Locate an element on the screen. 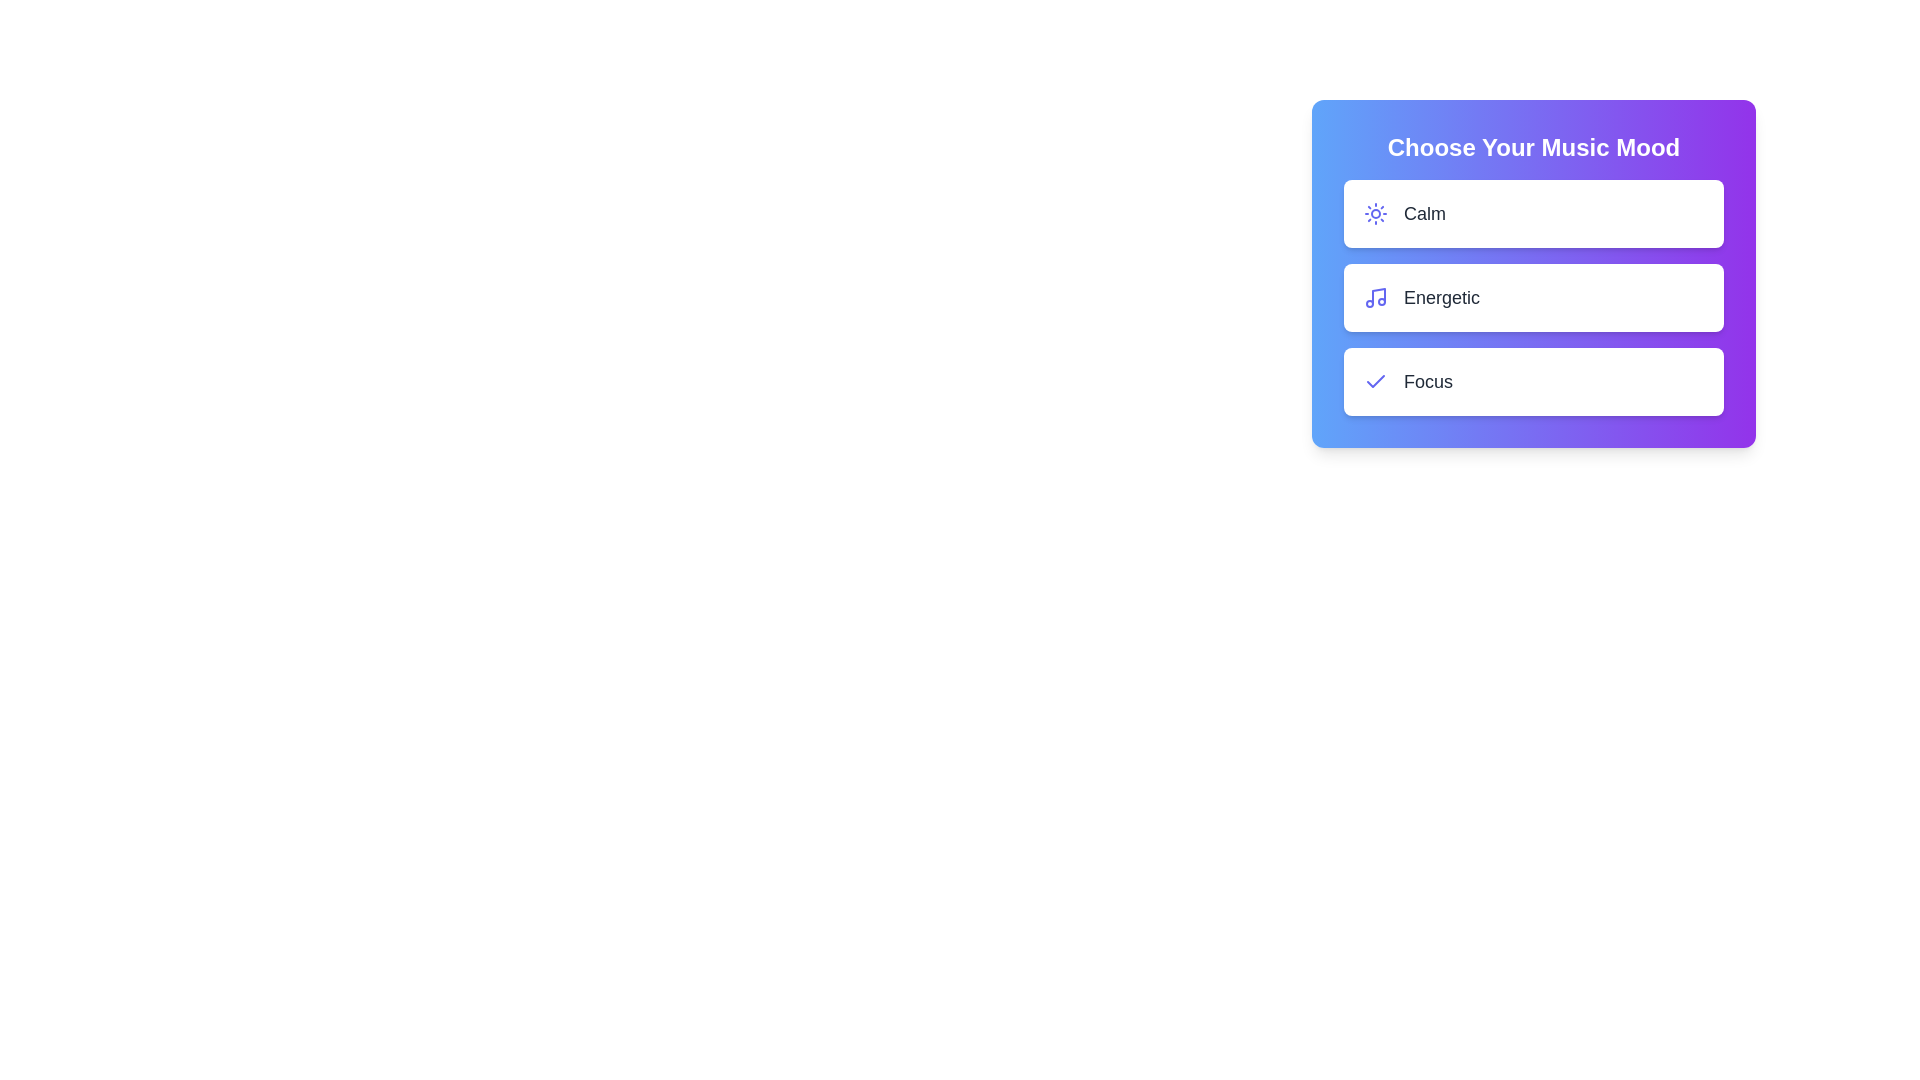 The width and height of the screenshot is (1920, 1080). the 'Energetic' music mood button, which is the second button in a vertical list of three buttons within a gradient-colored card in the top-right quadrant of the interface is located at coordinates (1533, 297).